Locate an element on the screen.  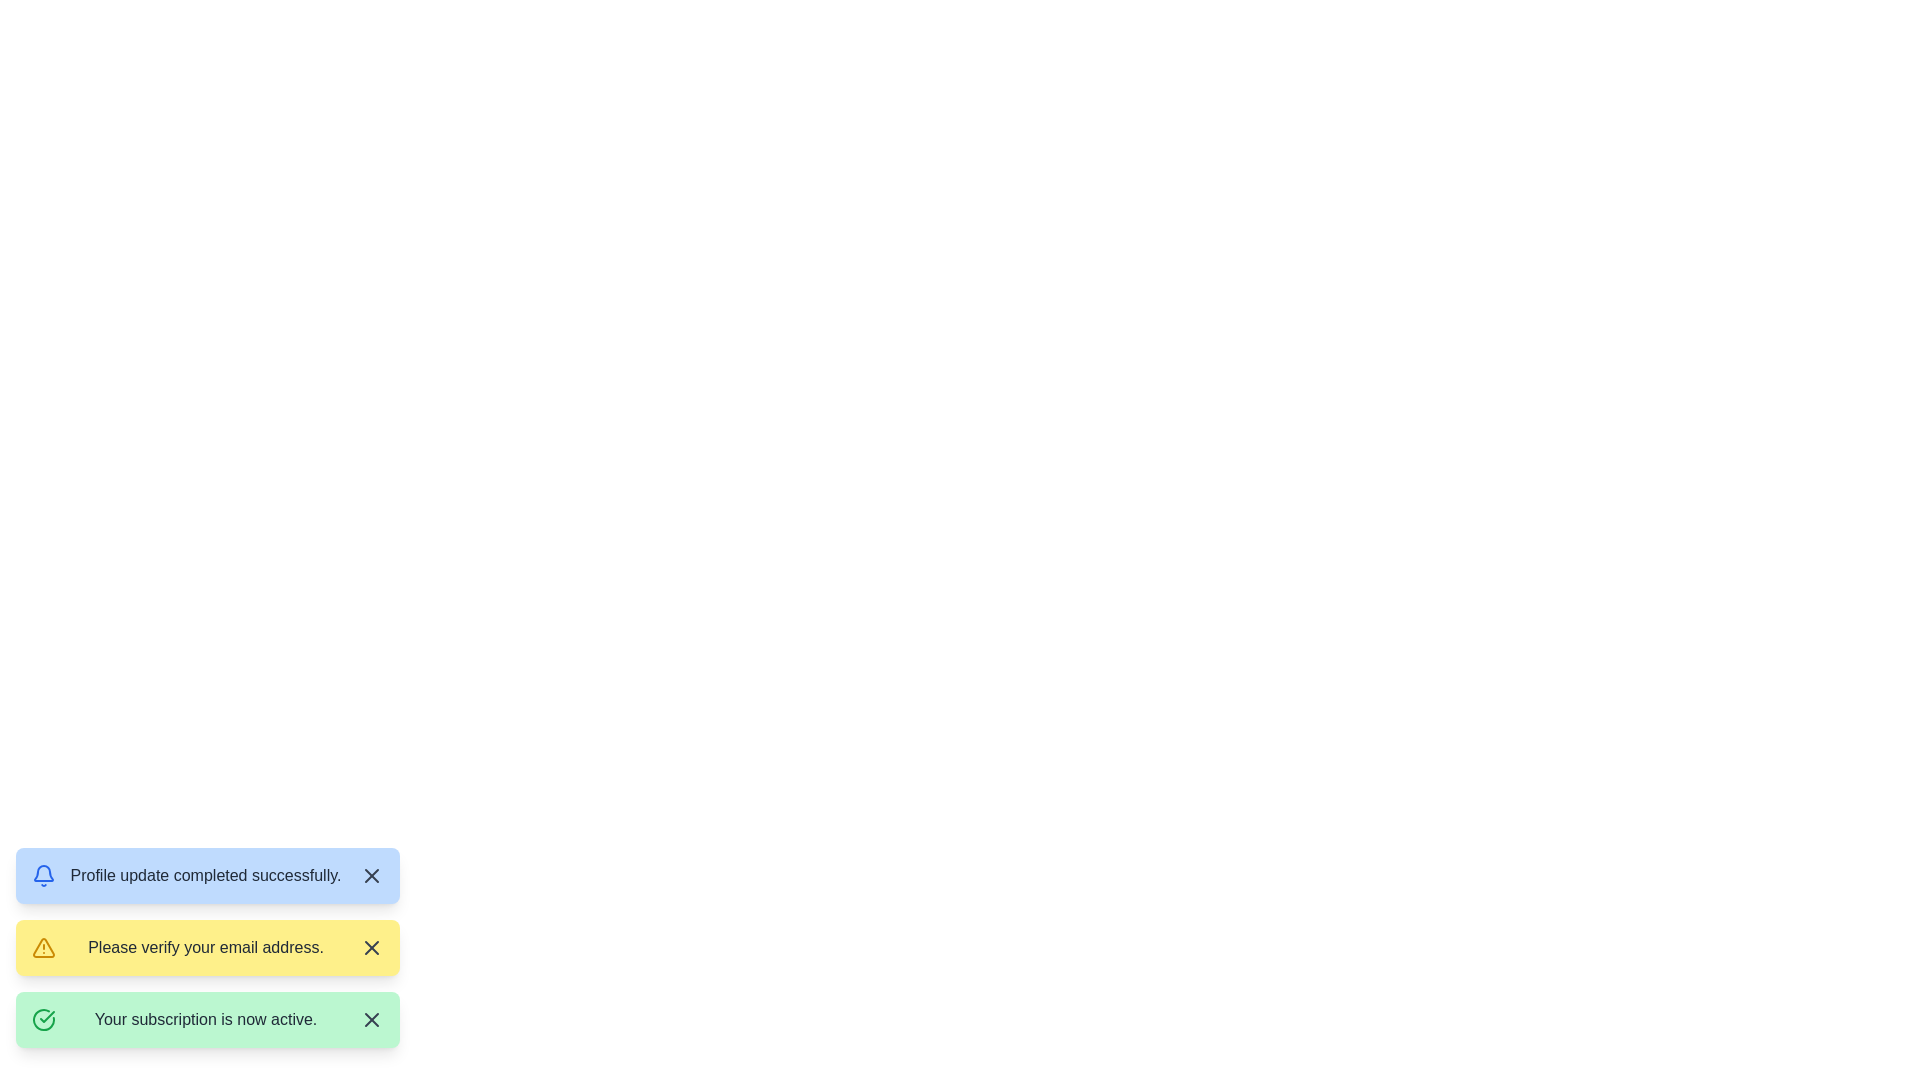
text from the notification card's text label, which informs the user to verify their email address and is located in the center of the card with a yellow background is located at coordinates (206, 947).